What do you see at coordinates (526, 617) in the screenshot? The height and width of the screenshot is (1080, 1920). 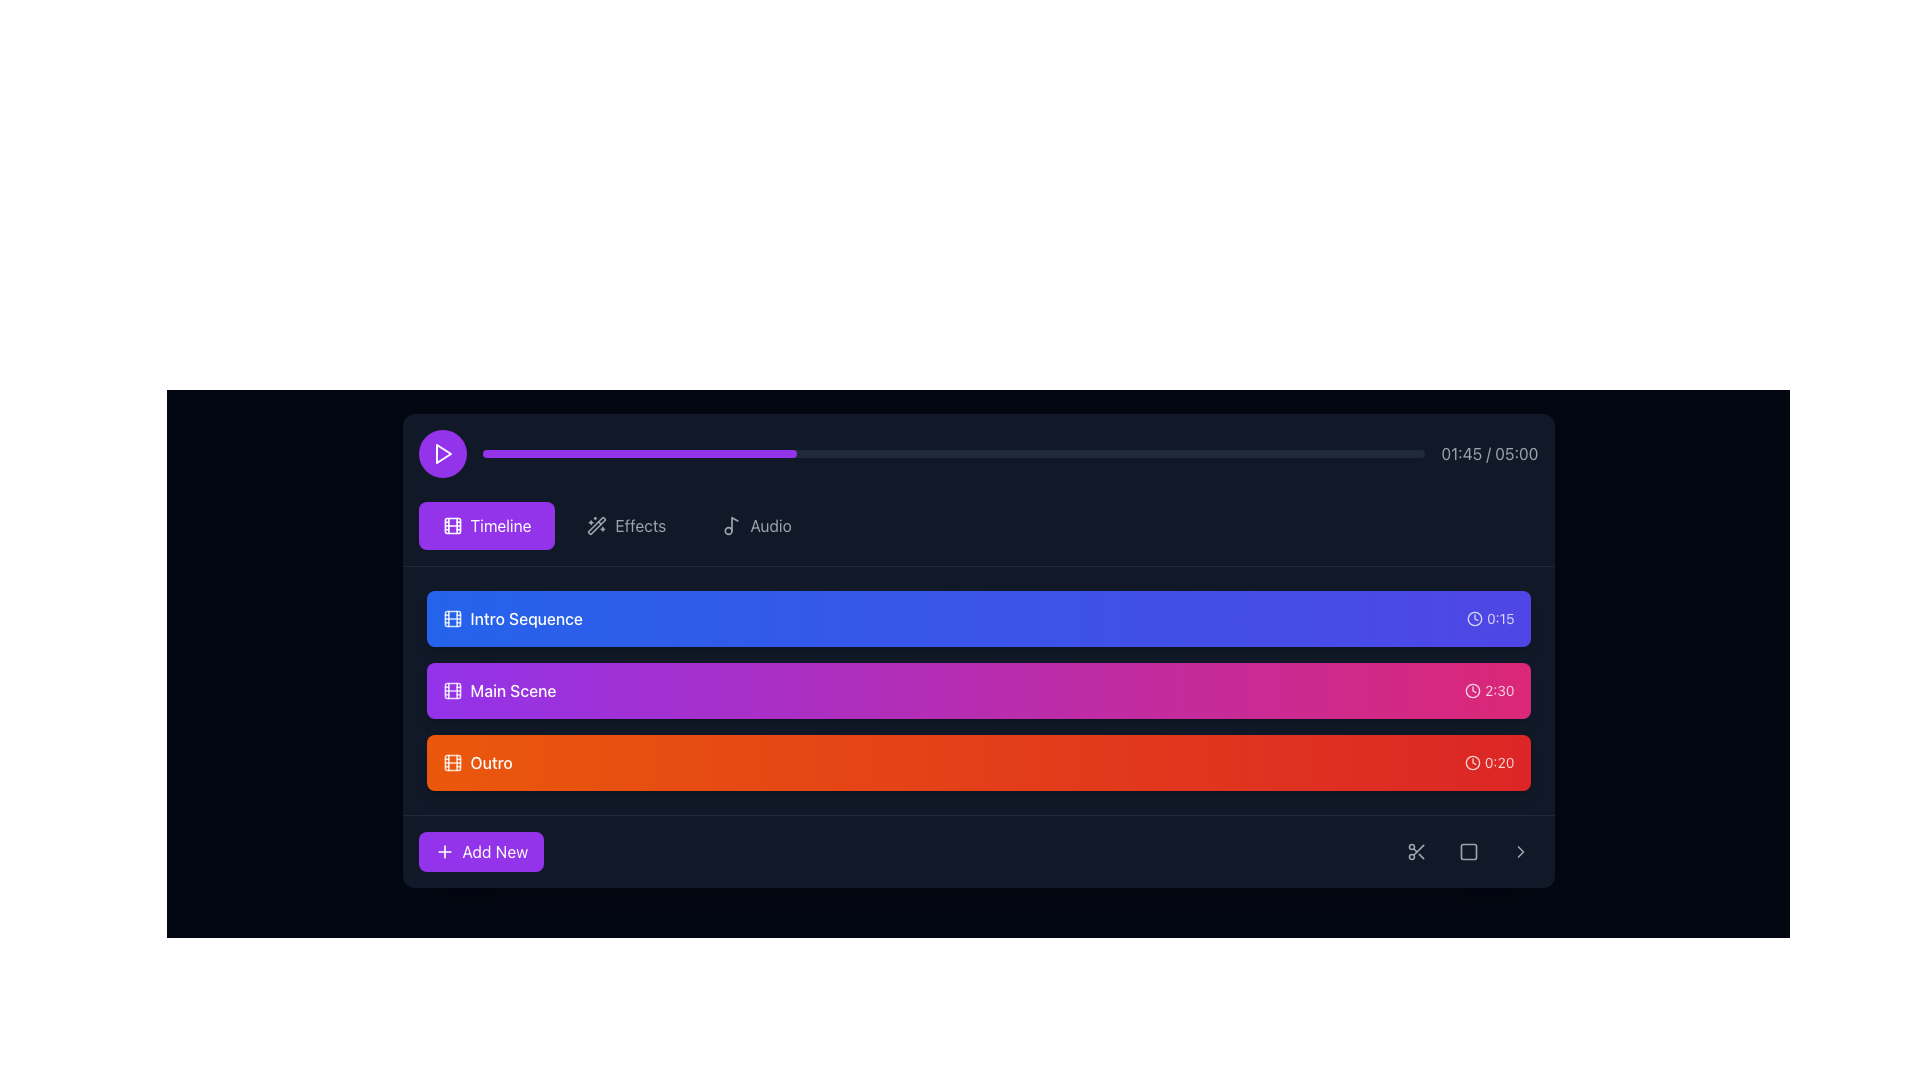 I see `the text label titled 'Intro Sequence'` at bounding box center [526, 617].